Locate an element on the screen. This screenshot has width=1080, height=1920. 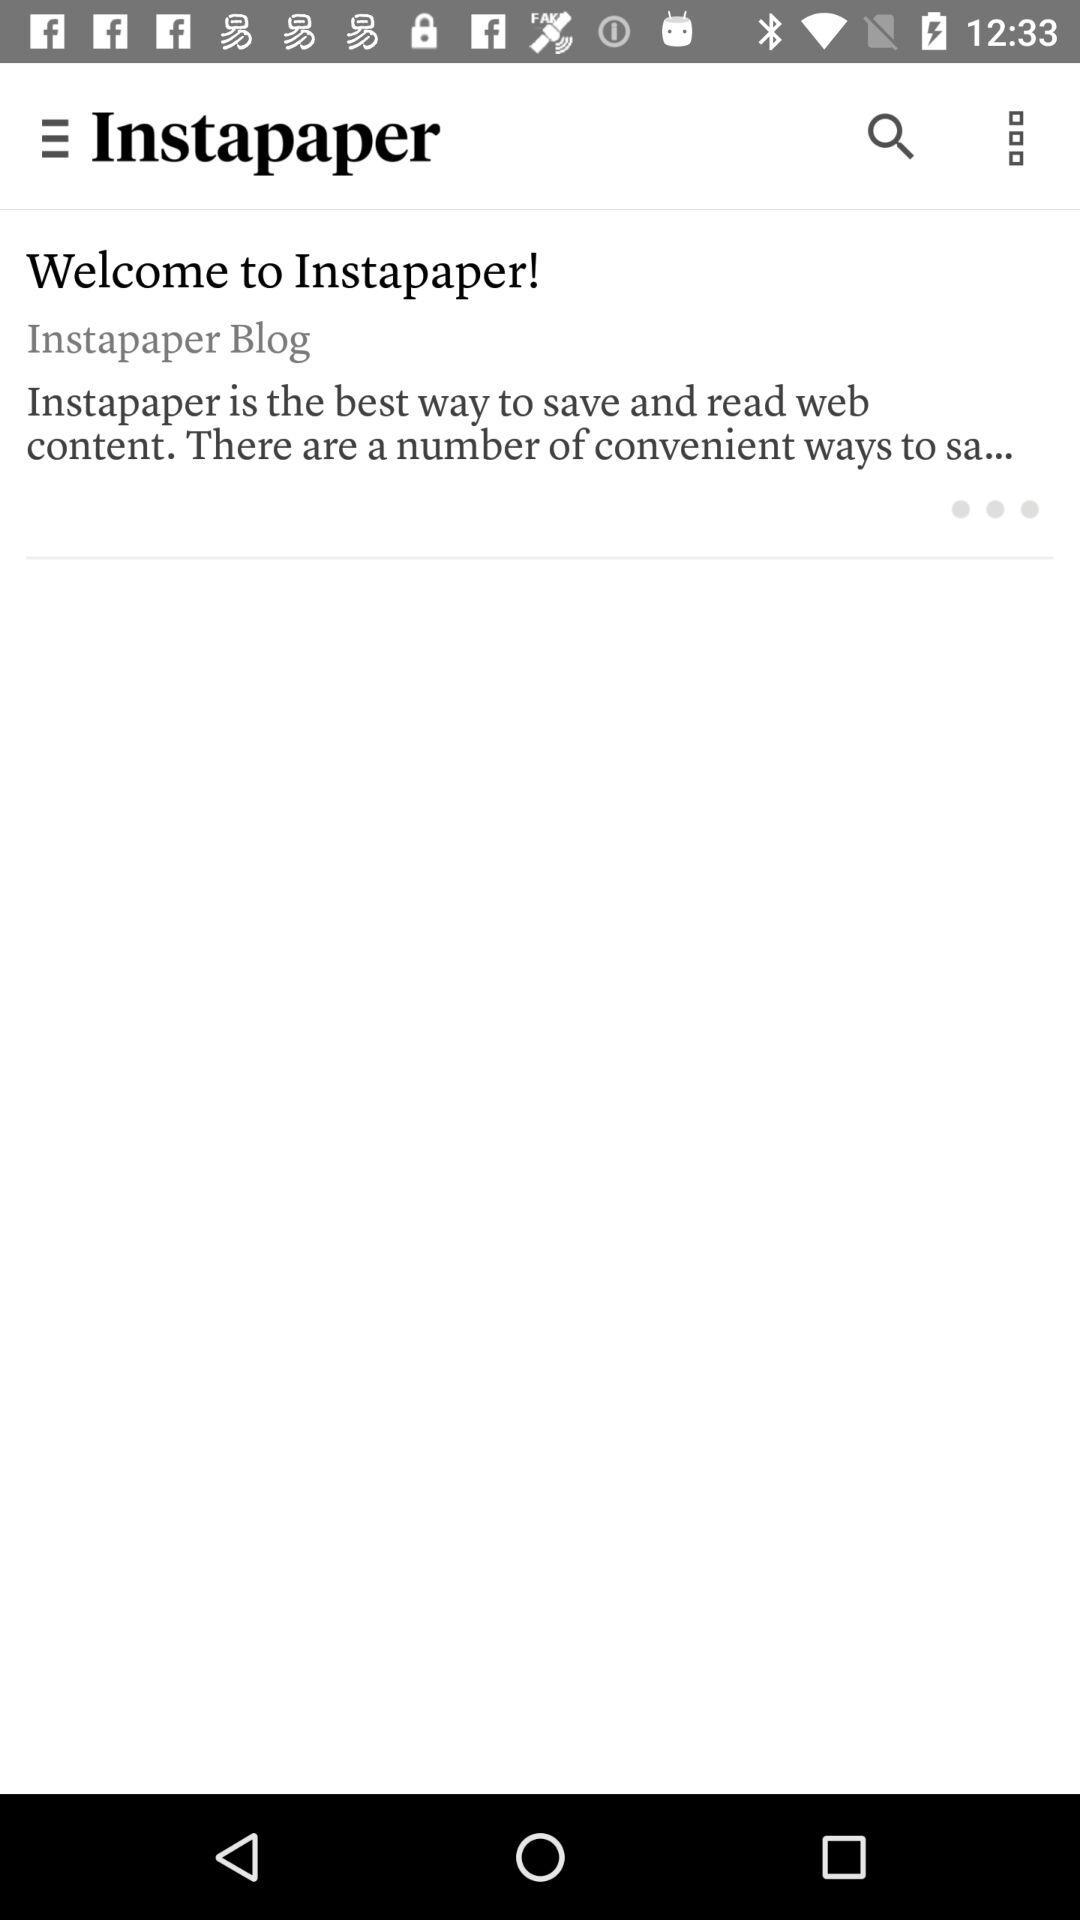
the instapaper is the icon is located at coordinates (525, 416).